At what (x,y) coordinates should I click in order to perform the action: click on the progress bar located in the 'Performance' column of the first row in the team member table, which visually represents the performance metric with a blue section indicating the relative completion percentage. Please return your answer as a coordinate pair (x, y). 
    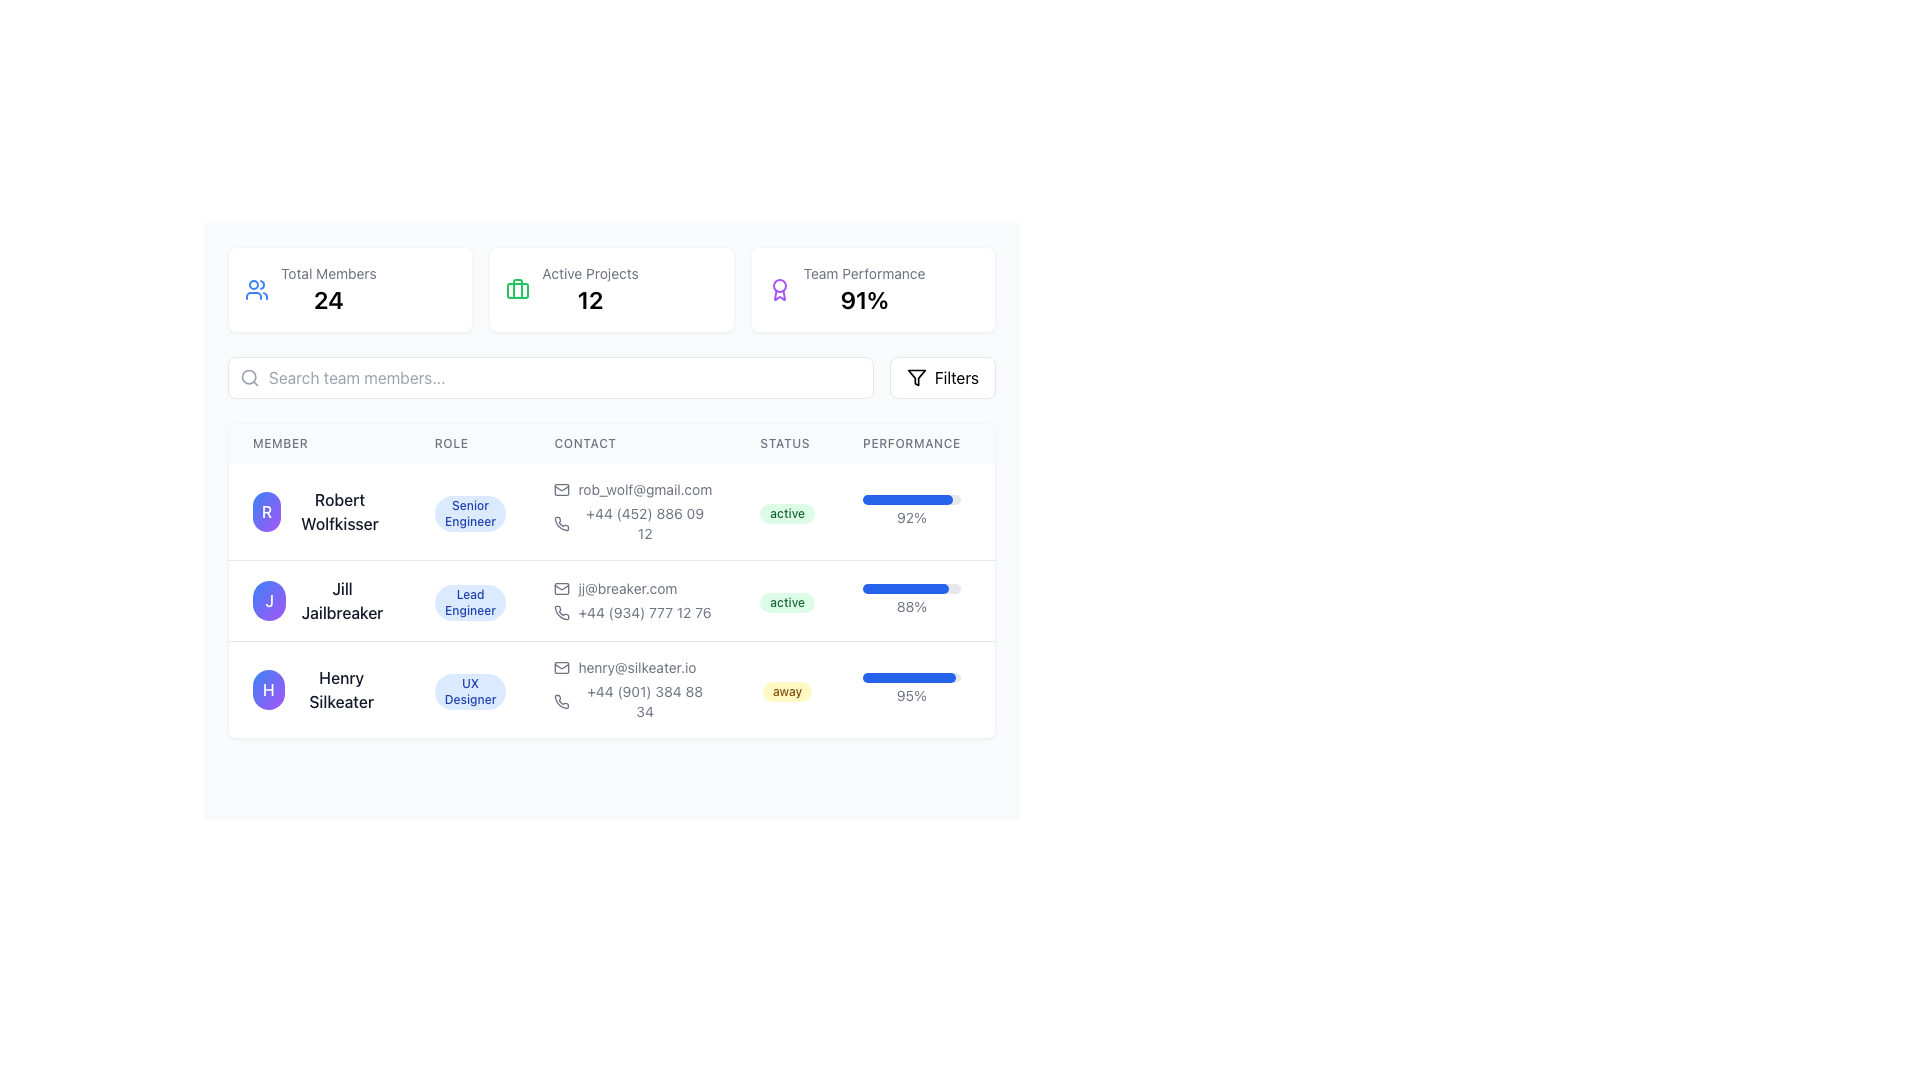
    Looking at the image, I should click on (911, 499).